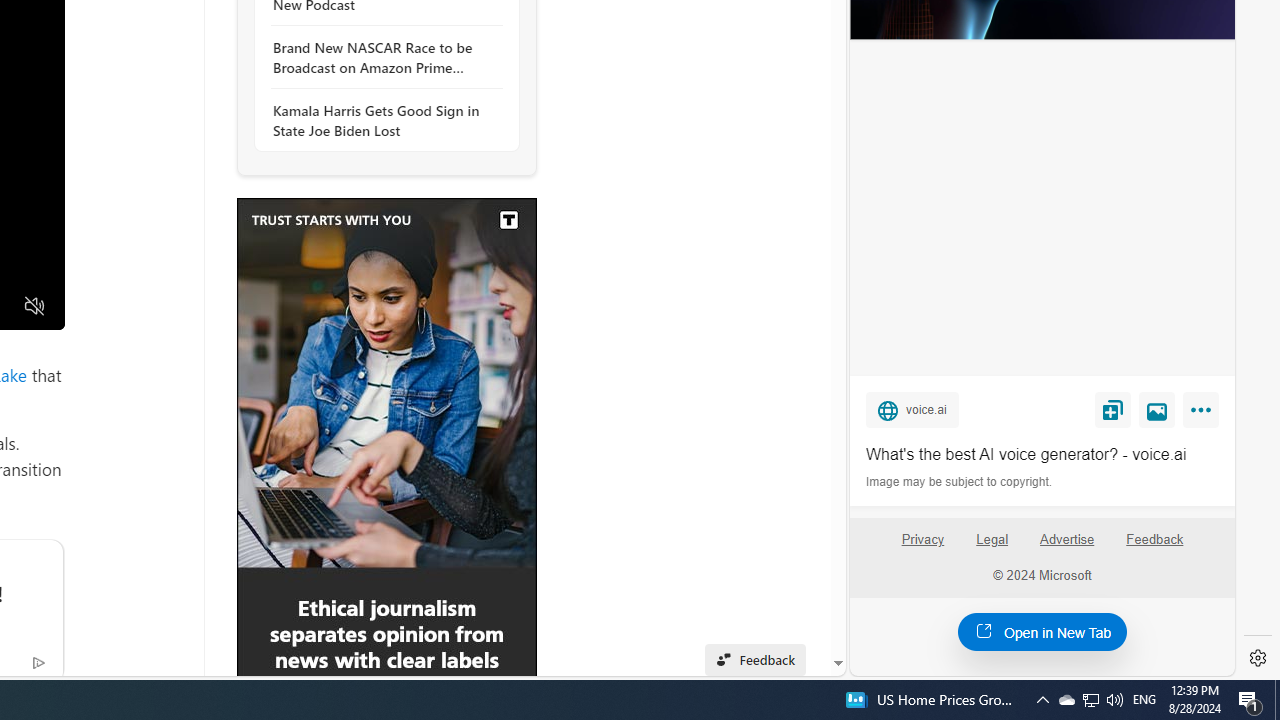 Image resolution: width=1280 pixels, height=720 pixels. I want to click on 'More', so click(1203, 412).